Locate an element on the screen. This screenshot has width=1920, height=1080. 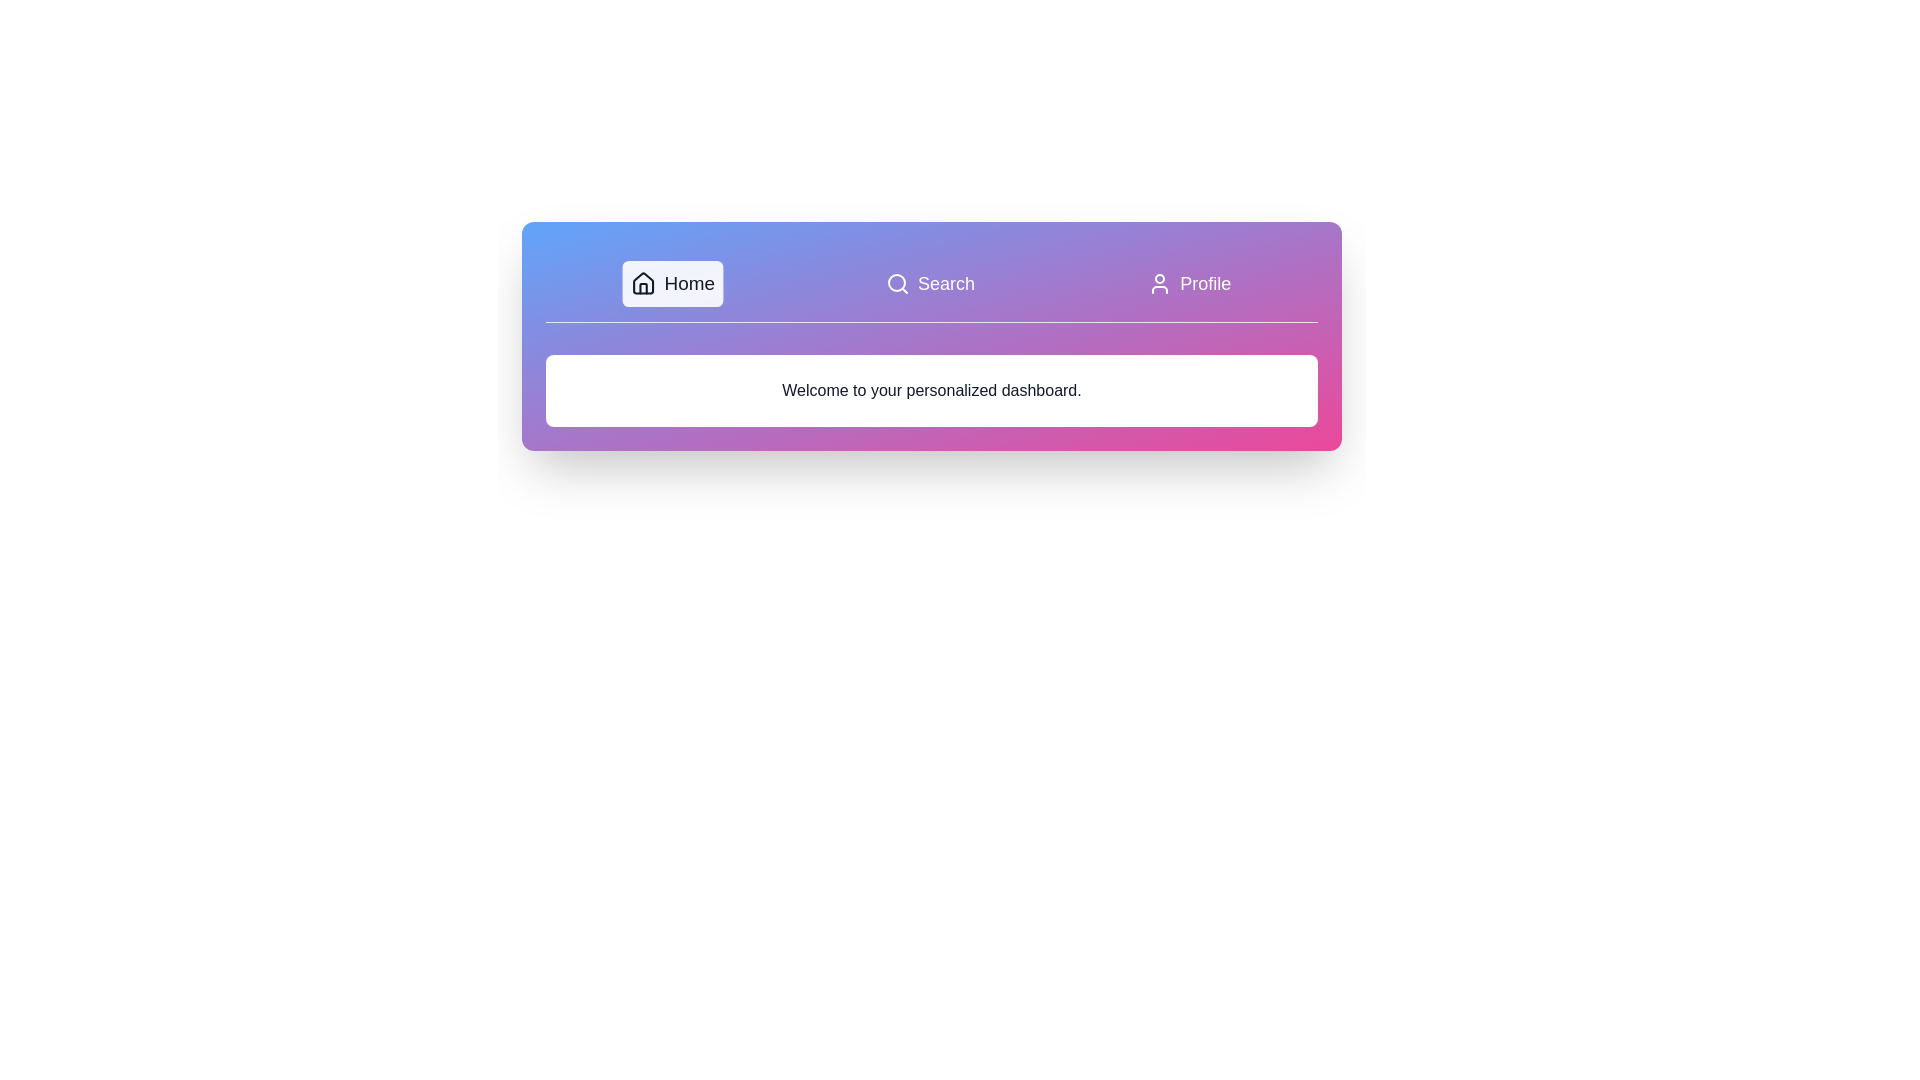
the Search tab to observe the hover effect is located at coordinates (929, 284).